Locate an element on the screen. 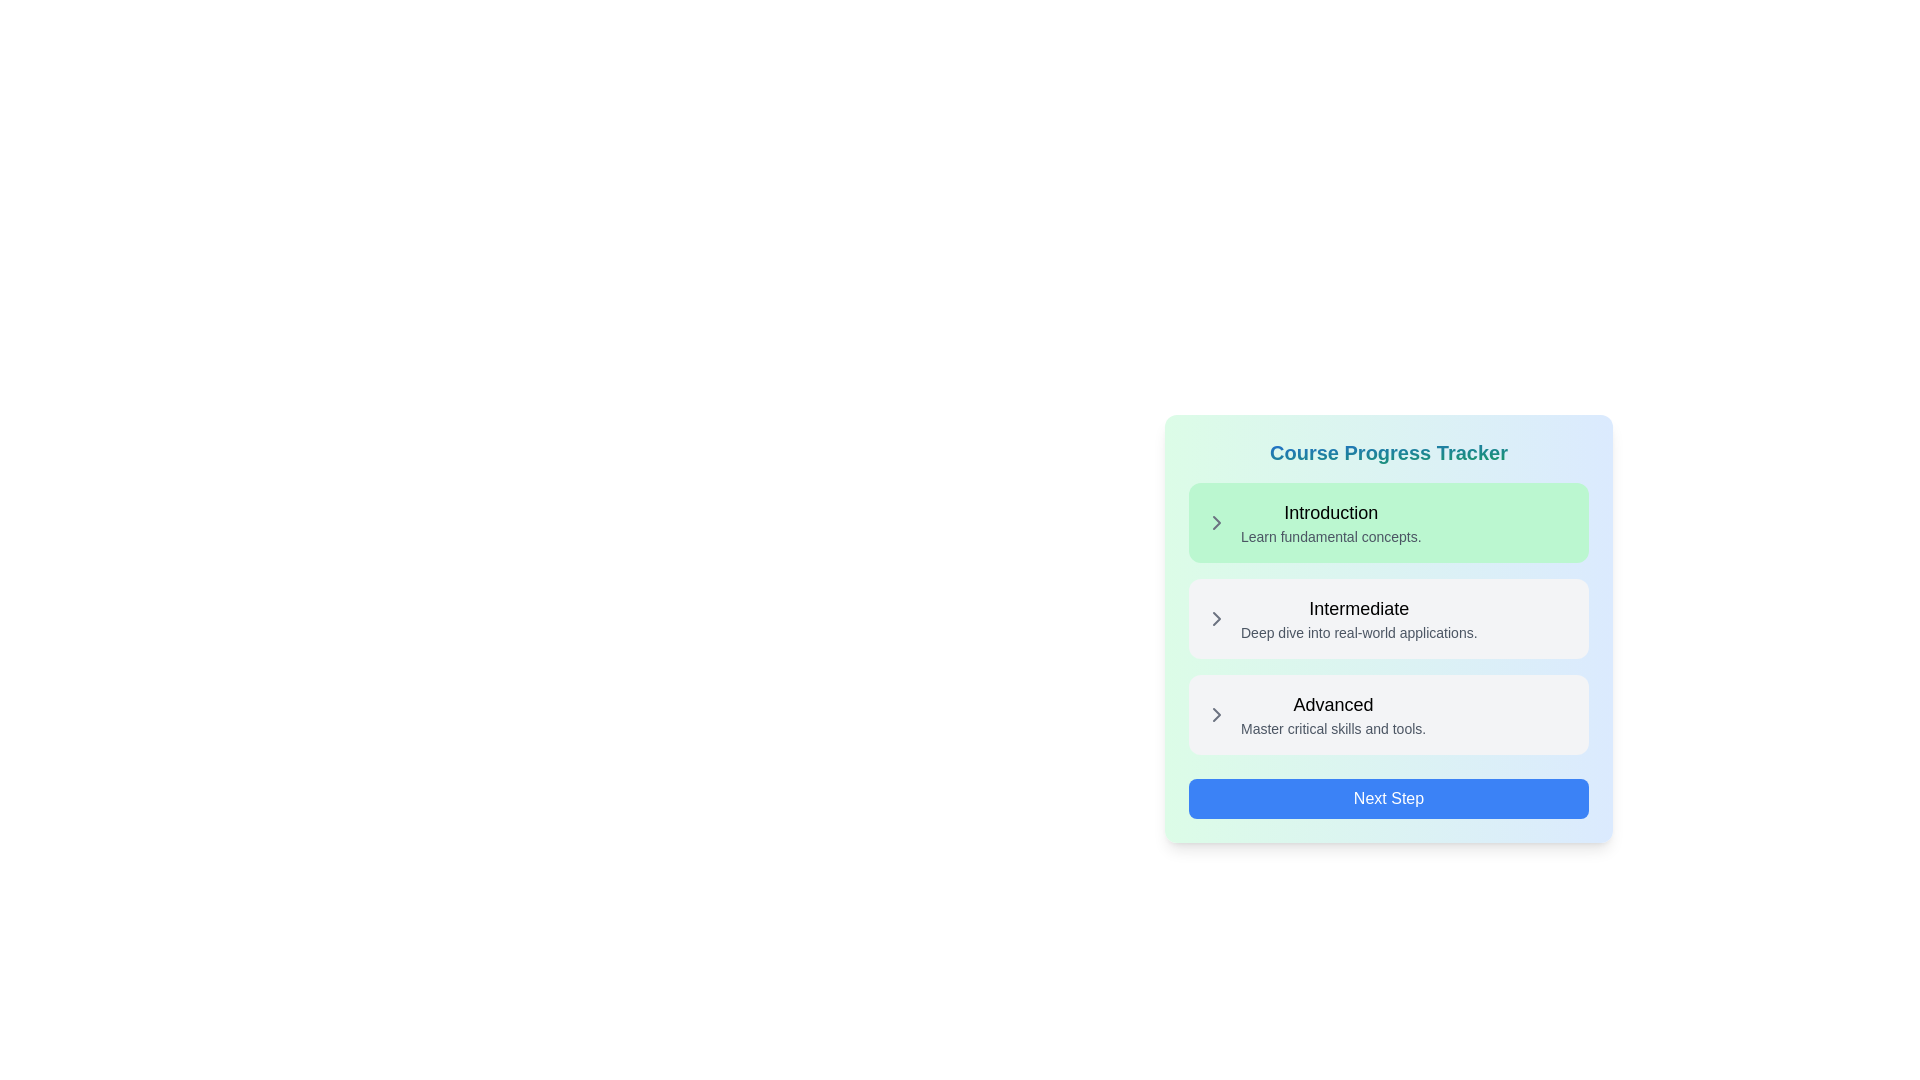 The image size is (1920, 1080). the dark gray right arrow icon button located to the left of the text 'Intermediate' within the light gray rectangular background in the middle option of the course levels progress tracker is located at coordinates (1216, 617).